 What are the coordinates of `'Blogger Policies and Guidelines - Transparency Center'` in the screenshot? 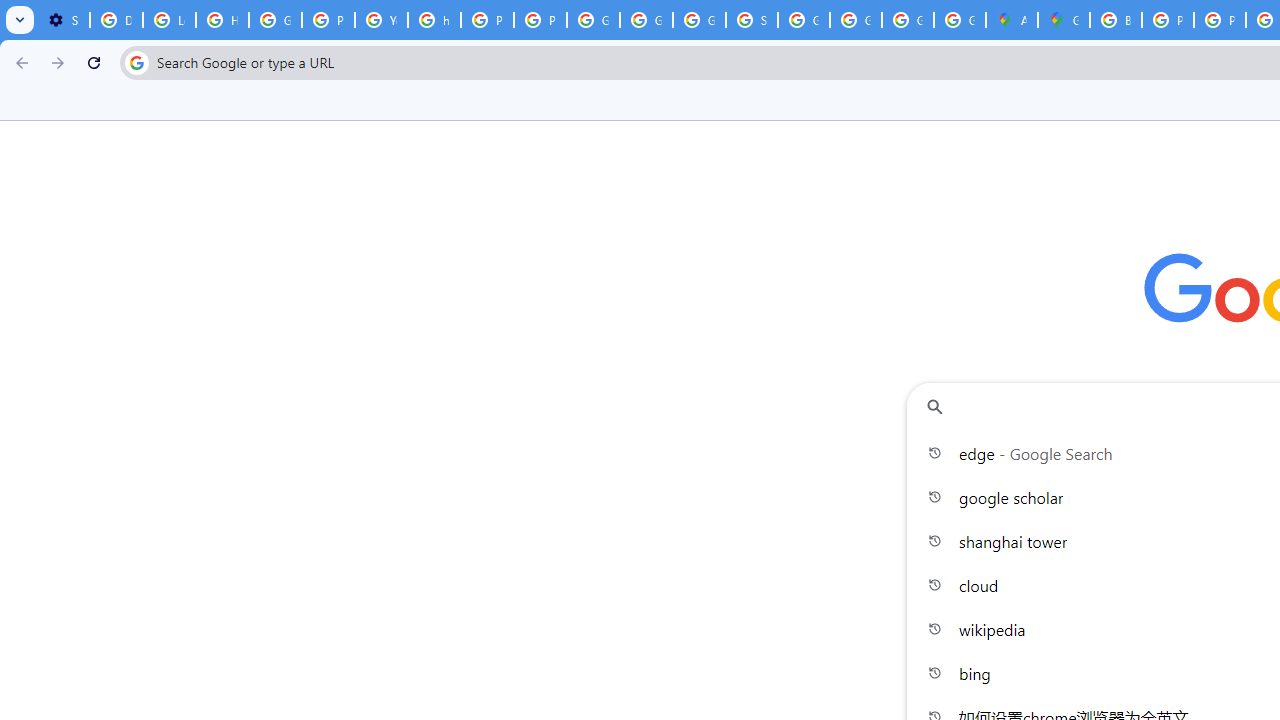 It's located at (1115, 20).